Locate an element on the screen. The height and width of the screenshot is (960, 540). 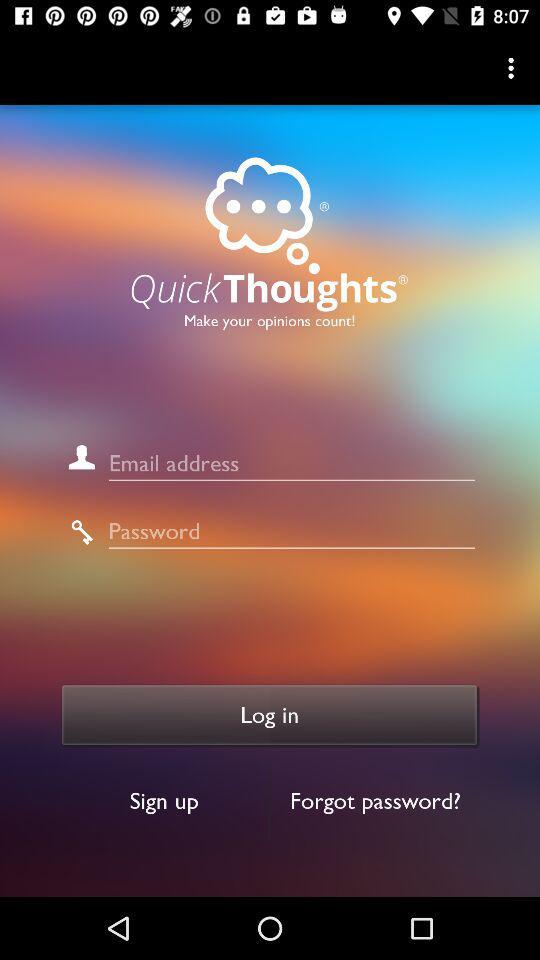
item above sign up item is located at coordinates (270, 715).